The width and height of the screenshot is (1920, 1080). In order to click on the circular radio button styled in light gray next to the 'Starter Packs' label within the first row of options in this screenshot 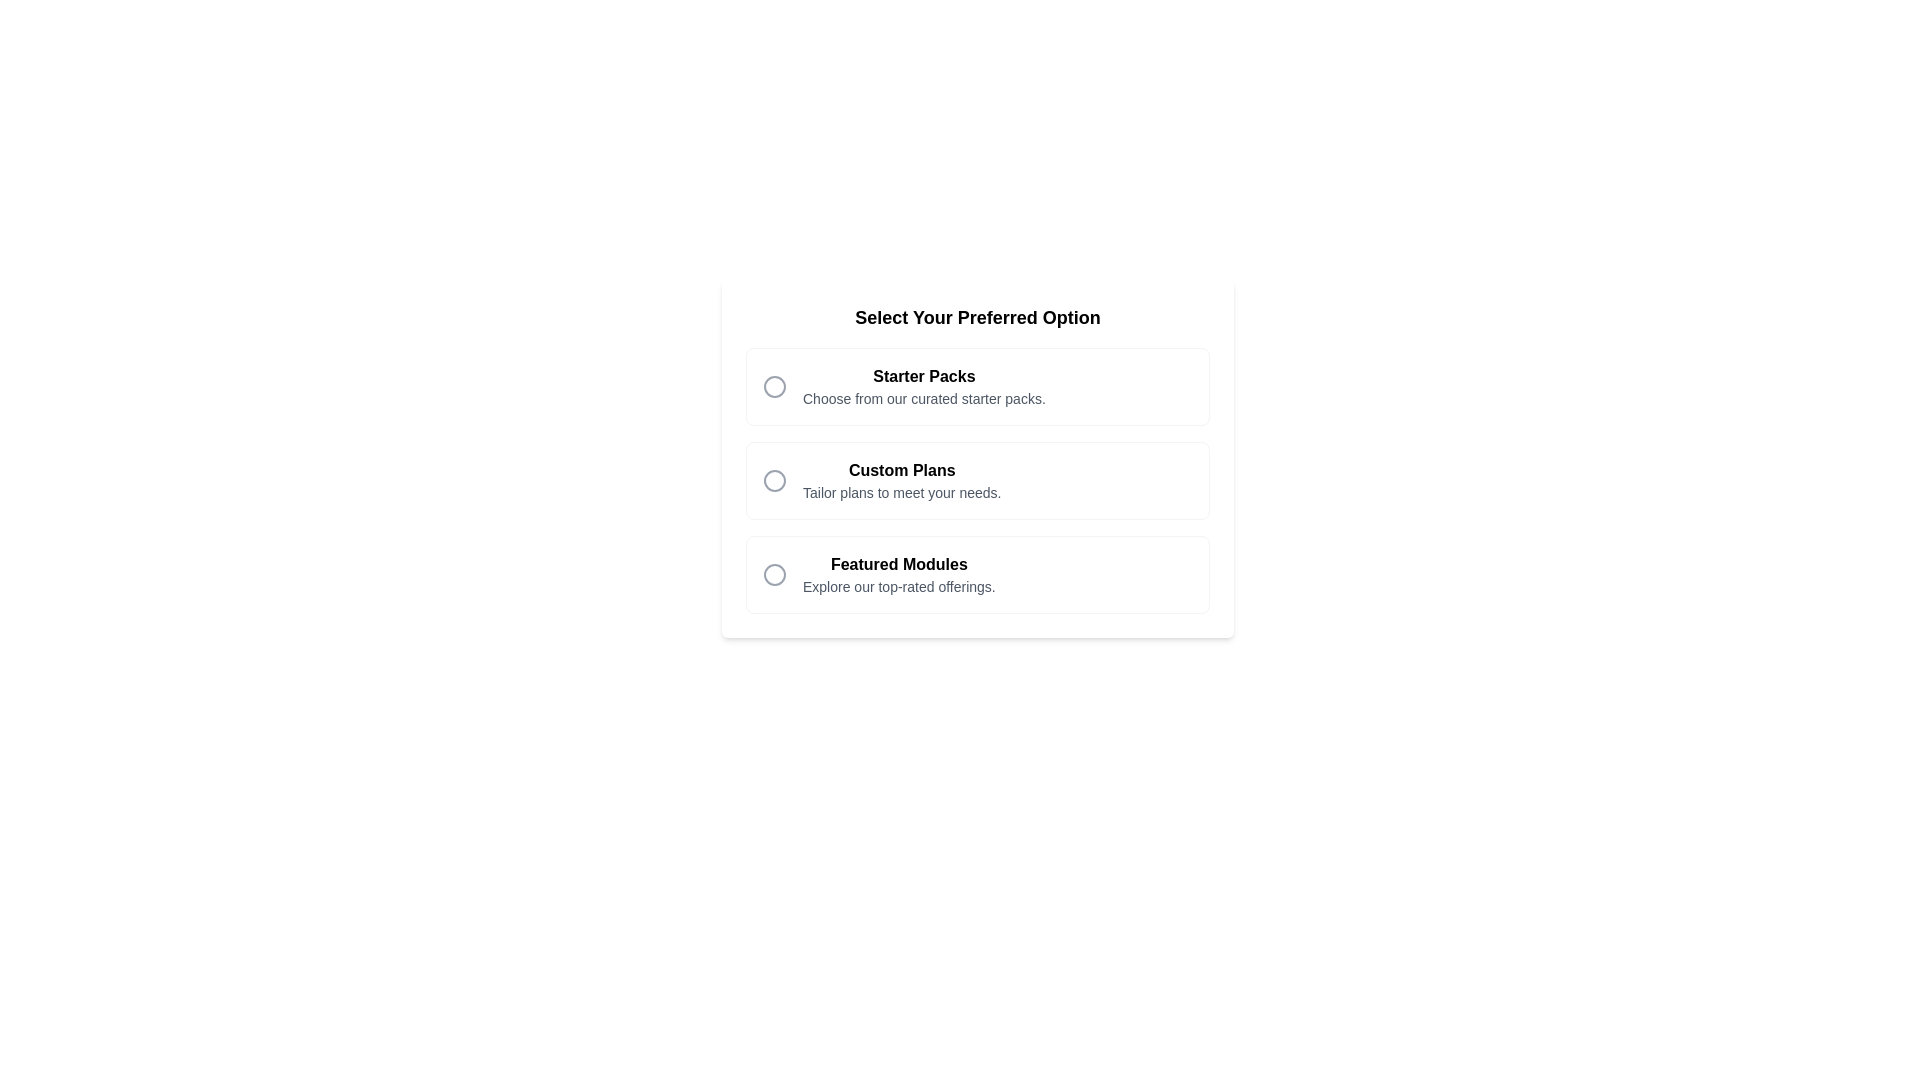, I will do `click(773, 386)`.